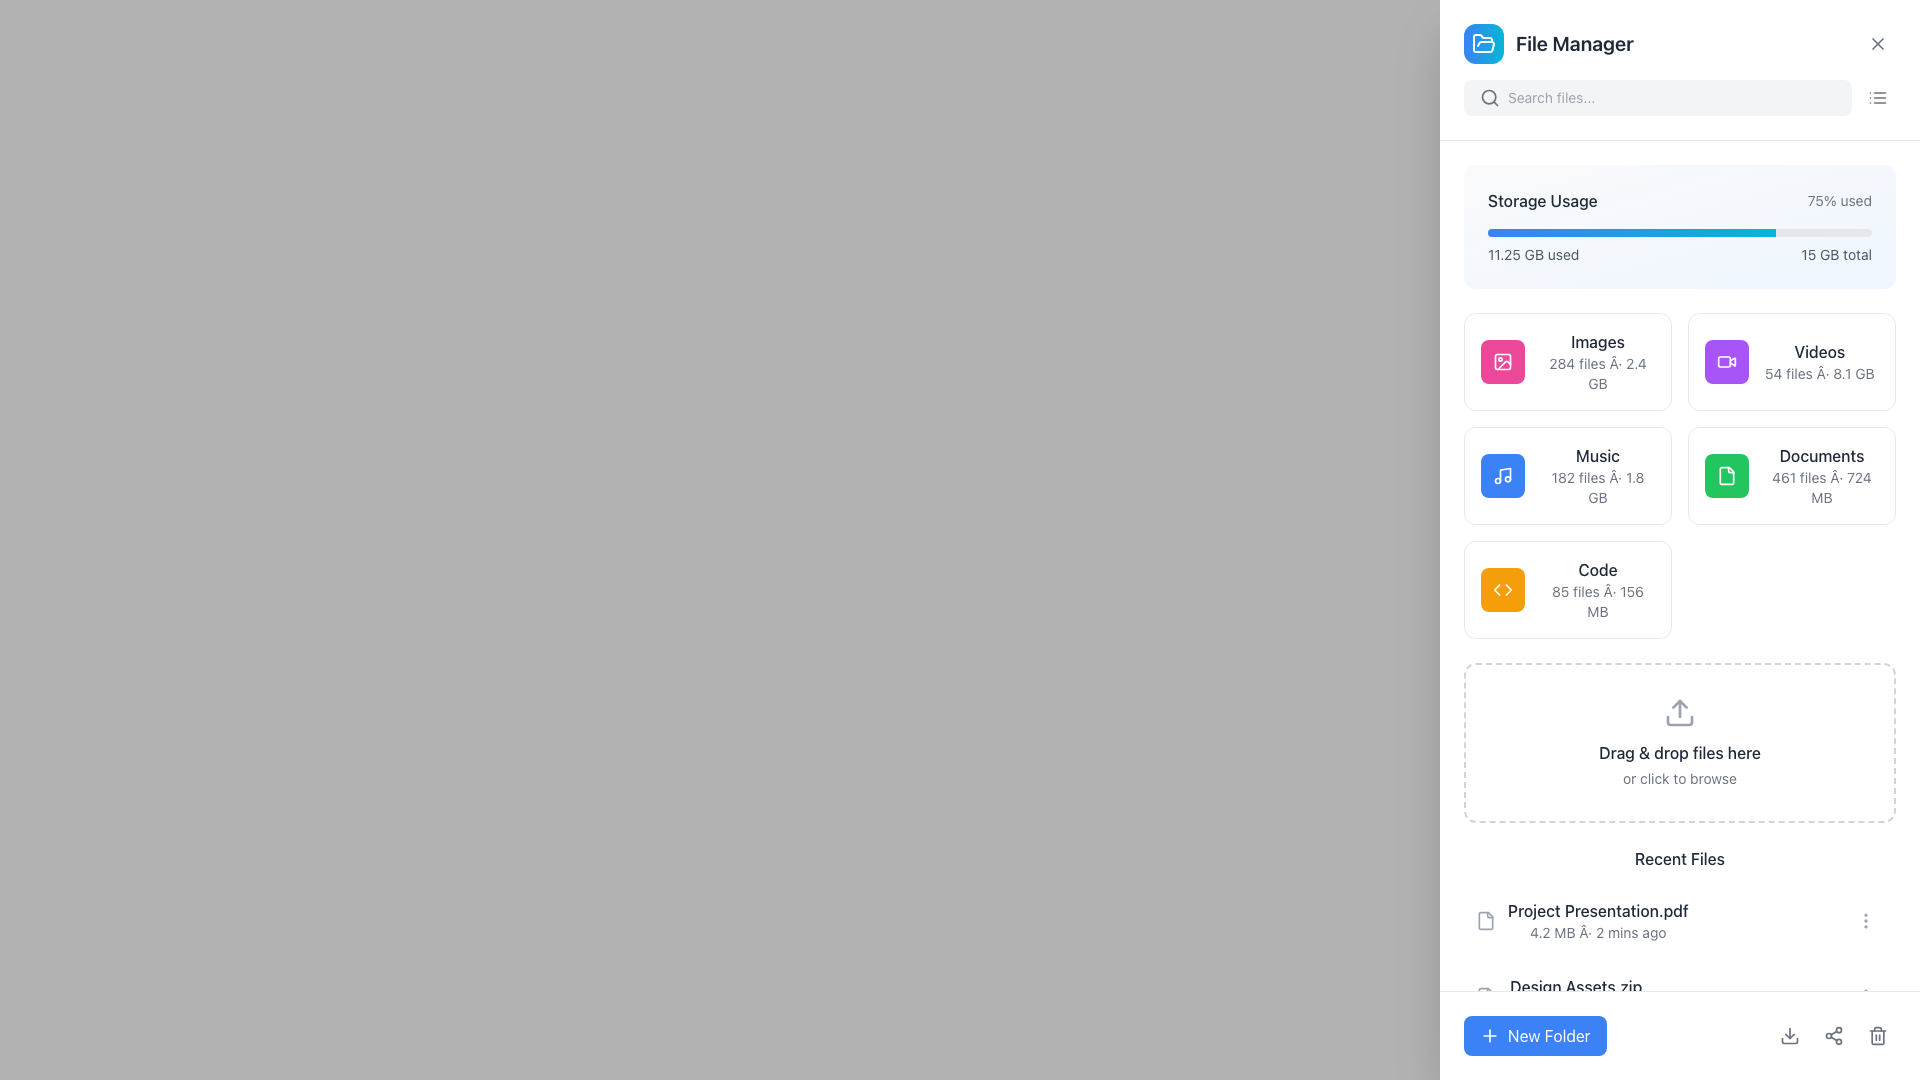 The height and width of the screenshot is (1080, 1920). I want to click on the text element displaying '75% used.' in the 'Storage Usage' section, located to the right of the progress bar, so click(1839, 200).